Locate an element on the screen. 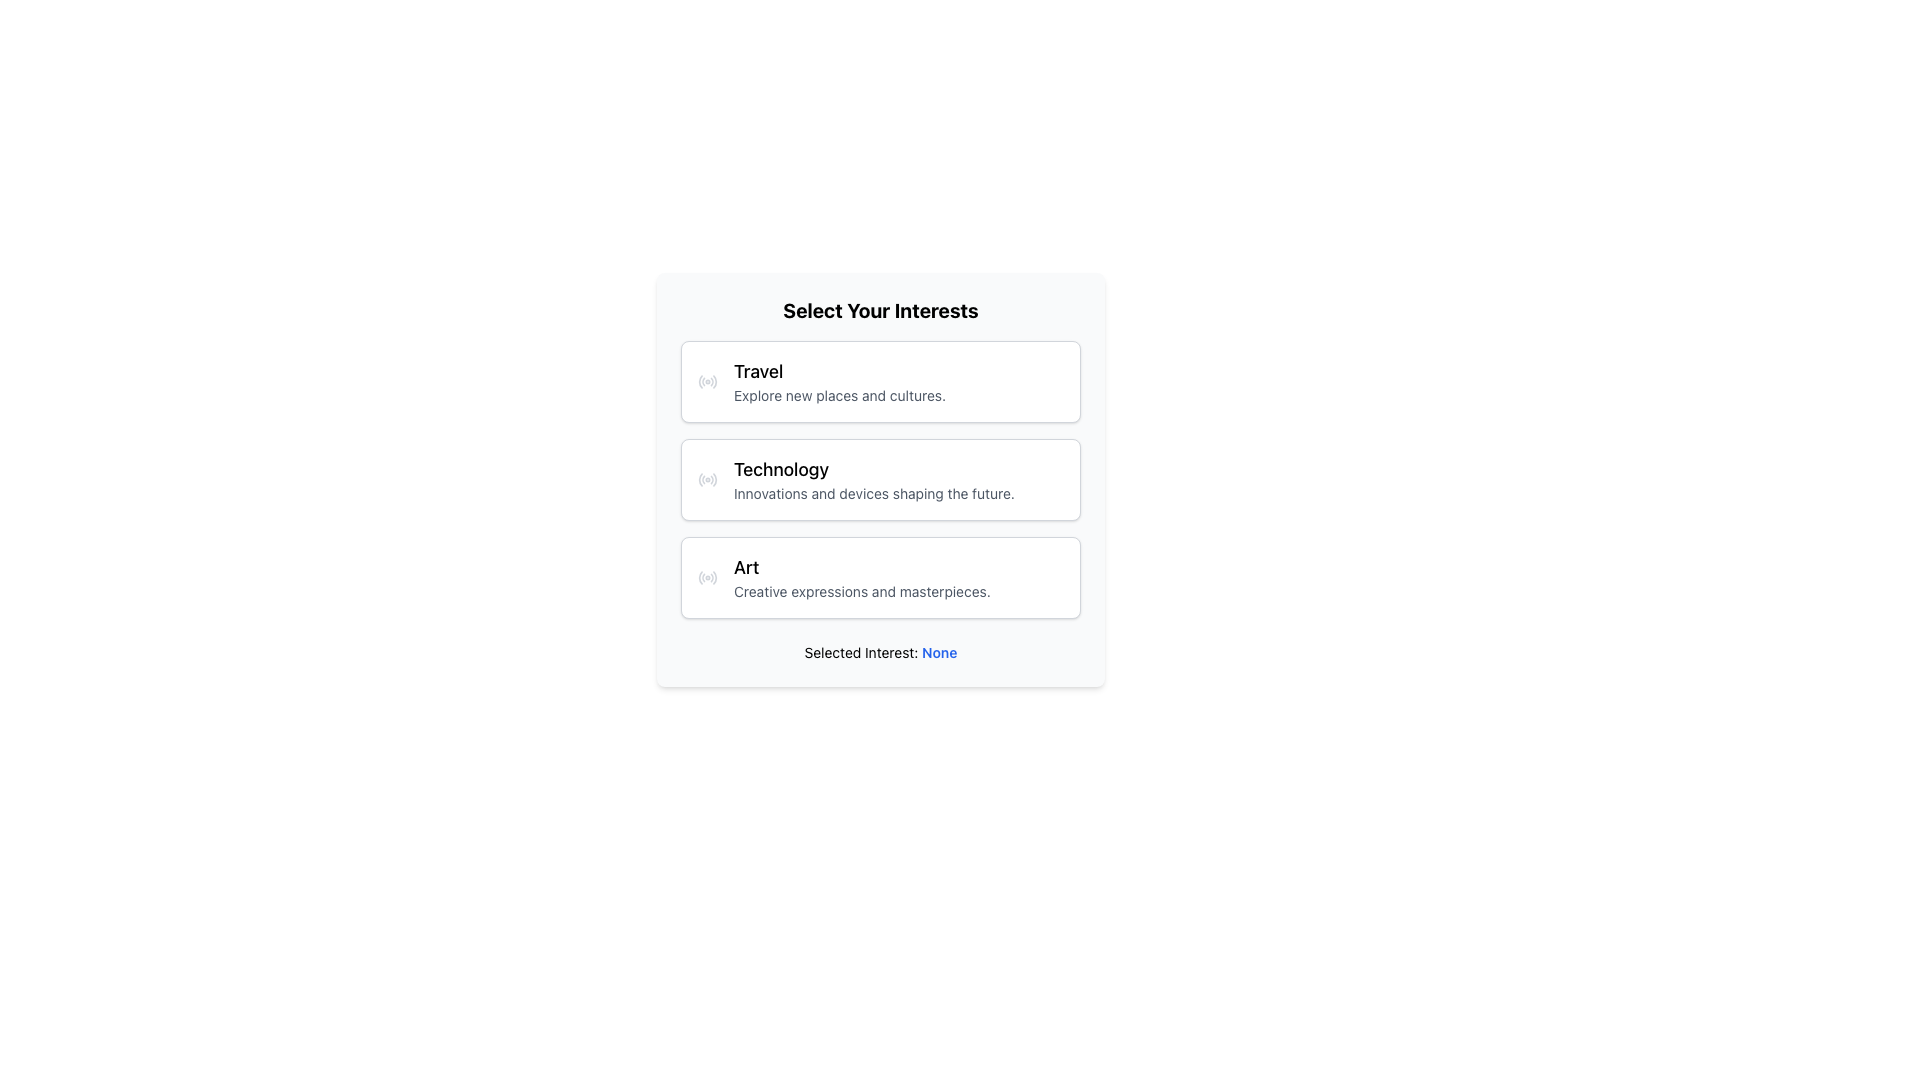 The image size is (1920, 1080). text from the text area labeled 'Art' and 'Creative expressions and masterpieces.' located in the third selectable card of the 'Select Your Interests' section is located at coordinates (862, 578).